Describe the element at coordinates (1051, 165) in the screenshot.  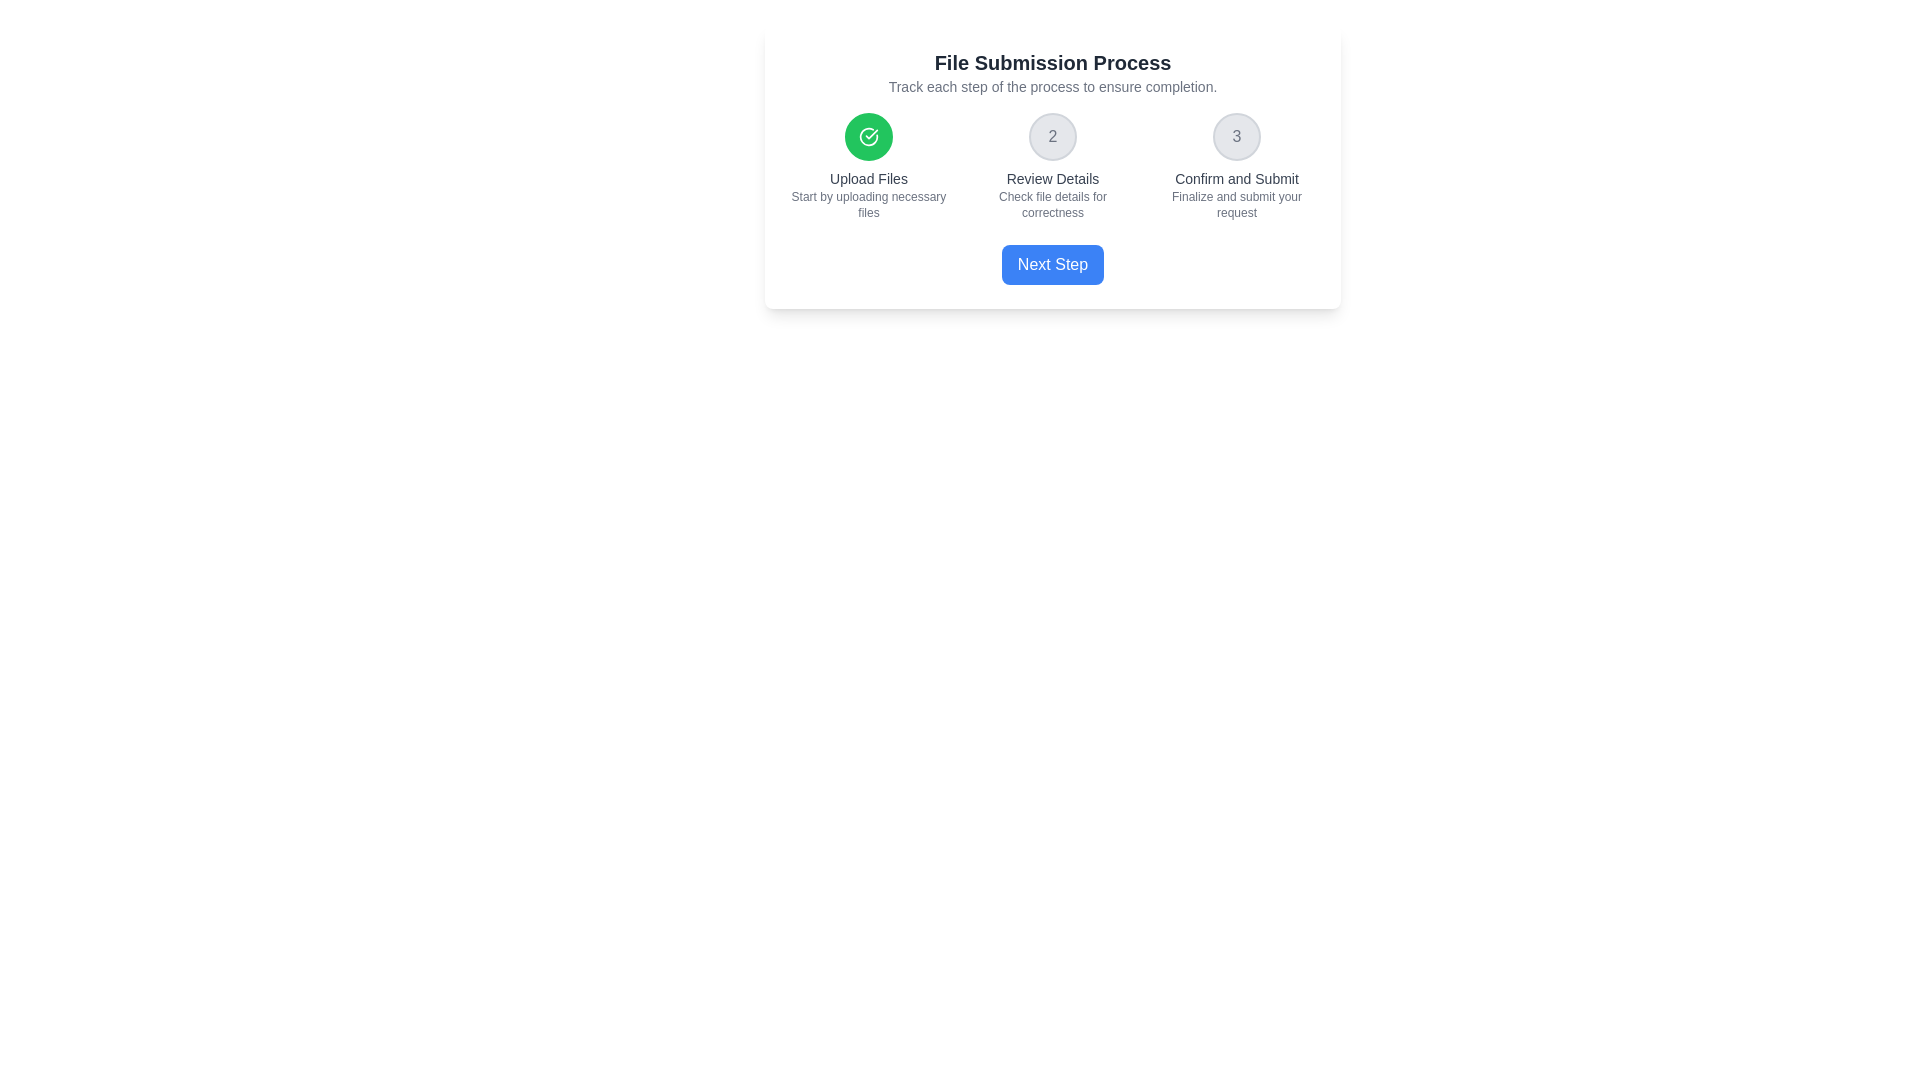
I see `the second step indicator in the progress section labeled 'Review Details'` at that location.